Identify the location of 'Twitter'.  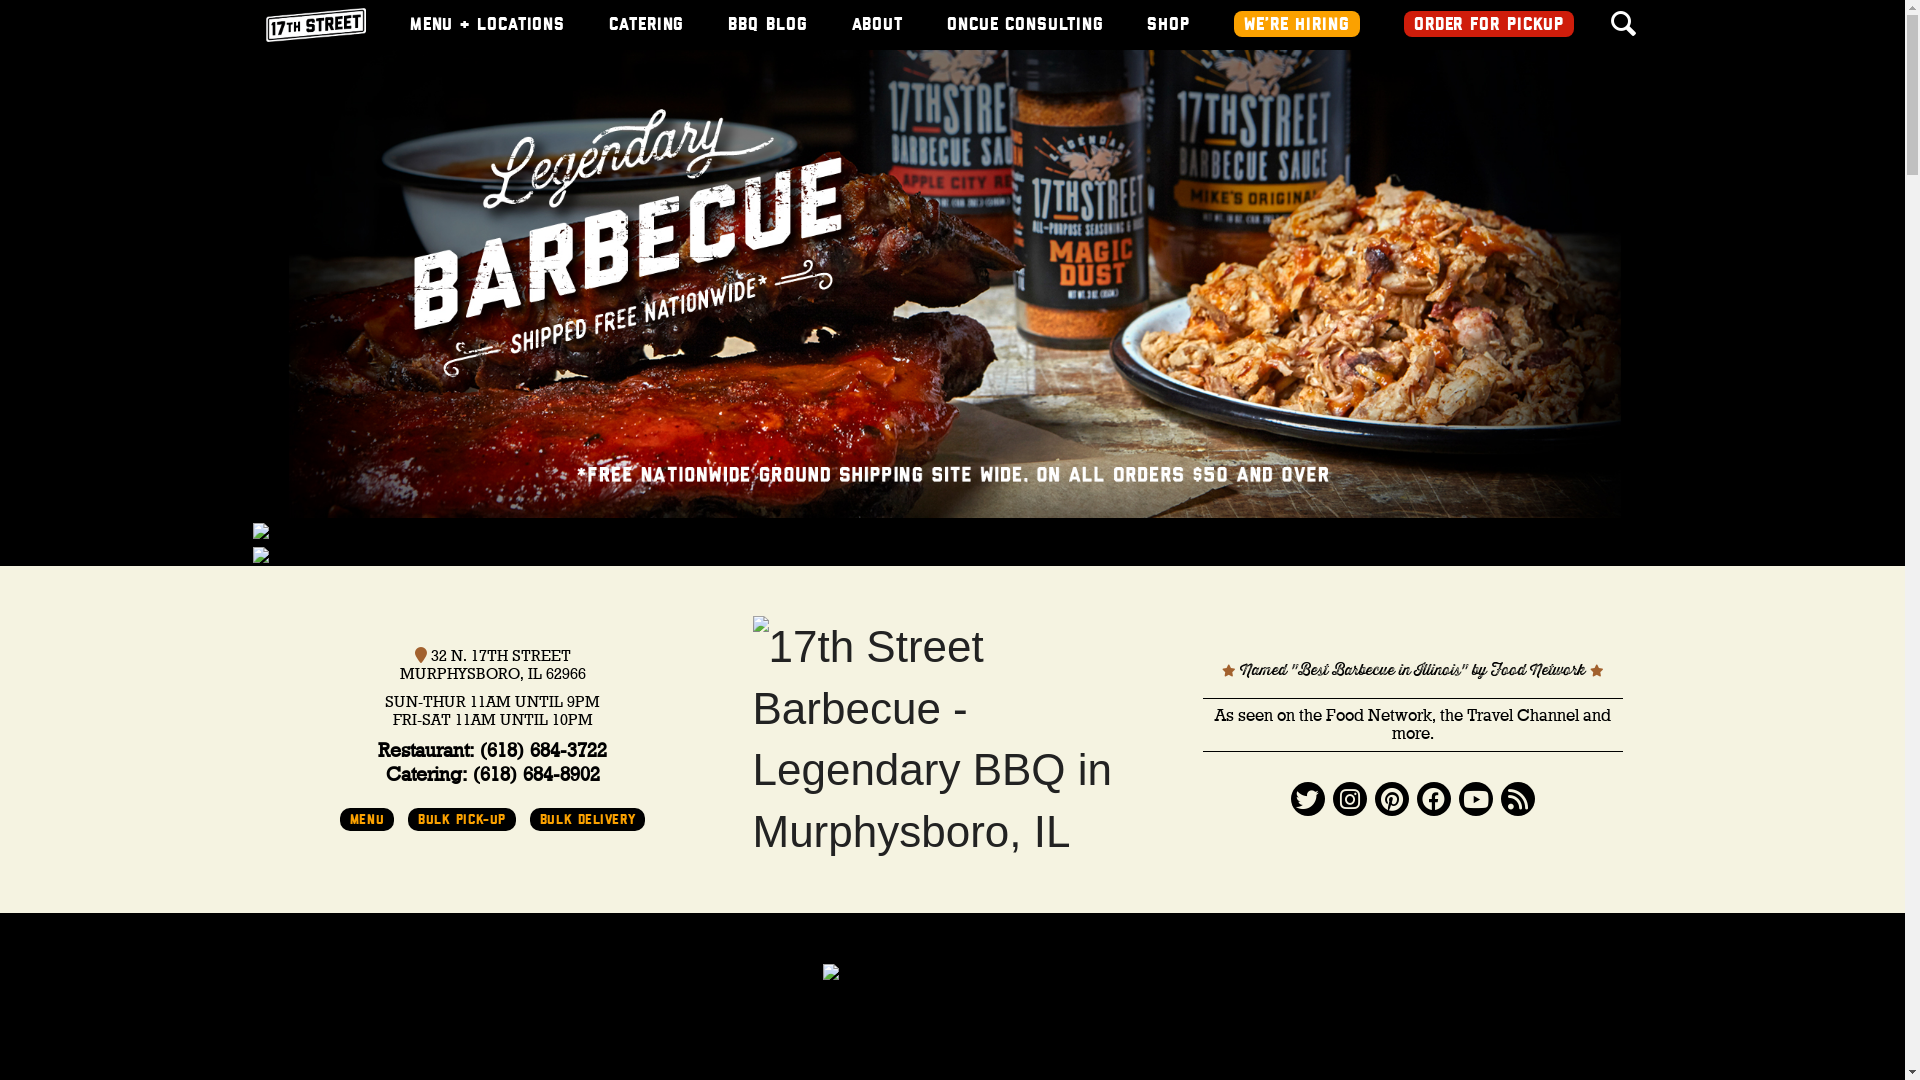
(1306, 797).